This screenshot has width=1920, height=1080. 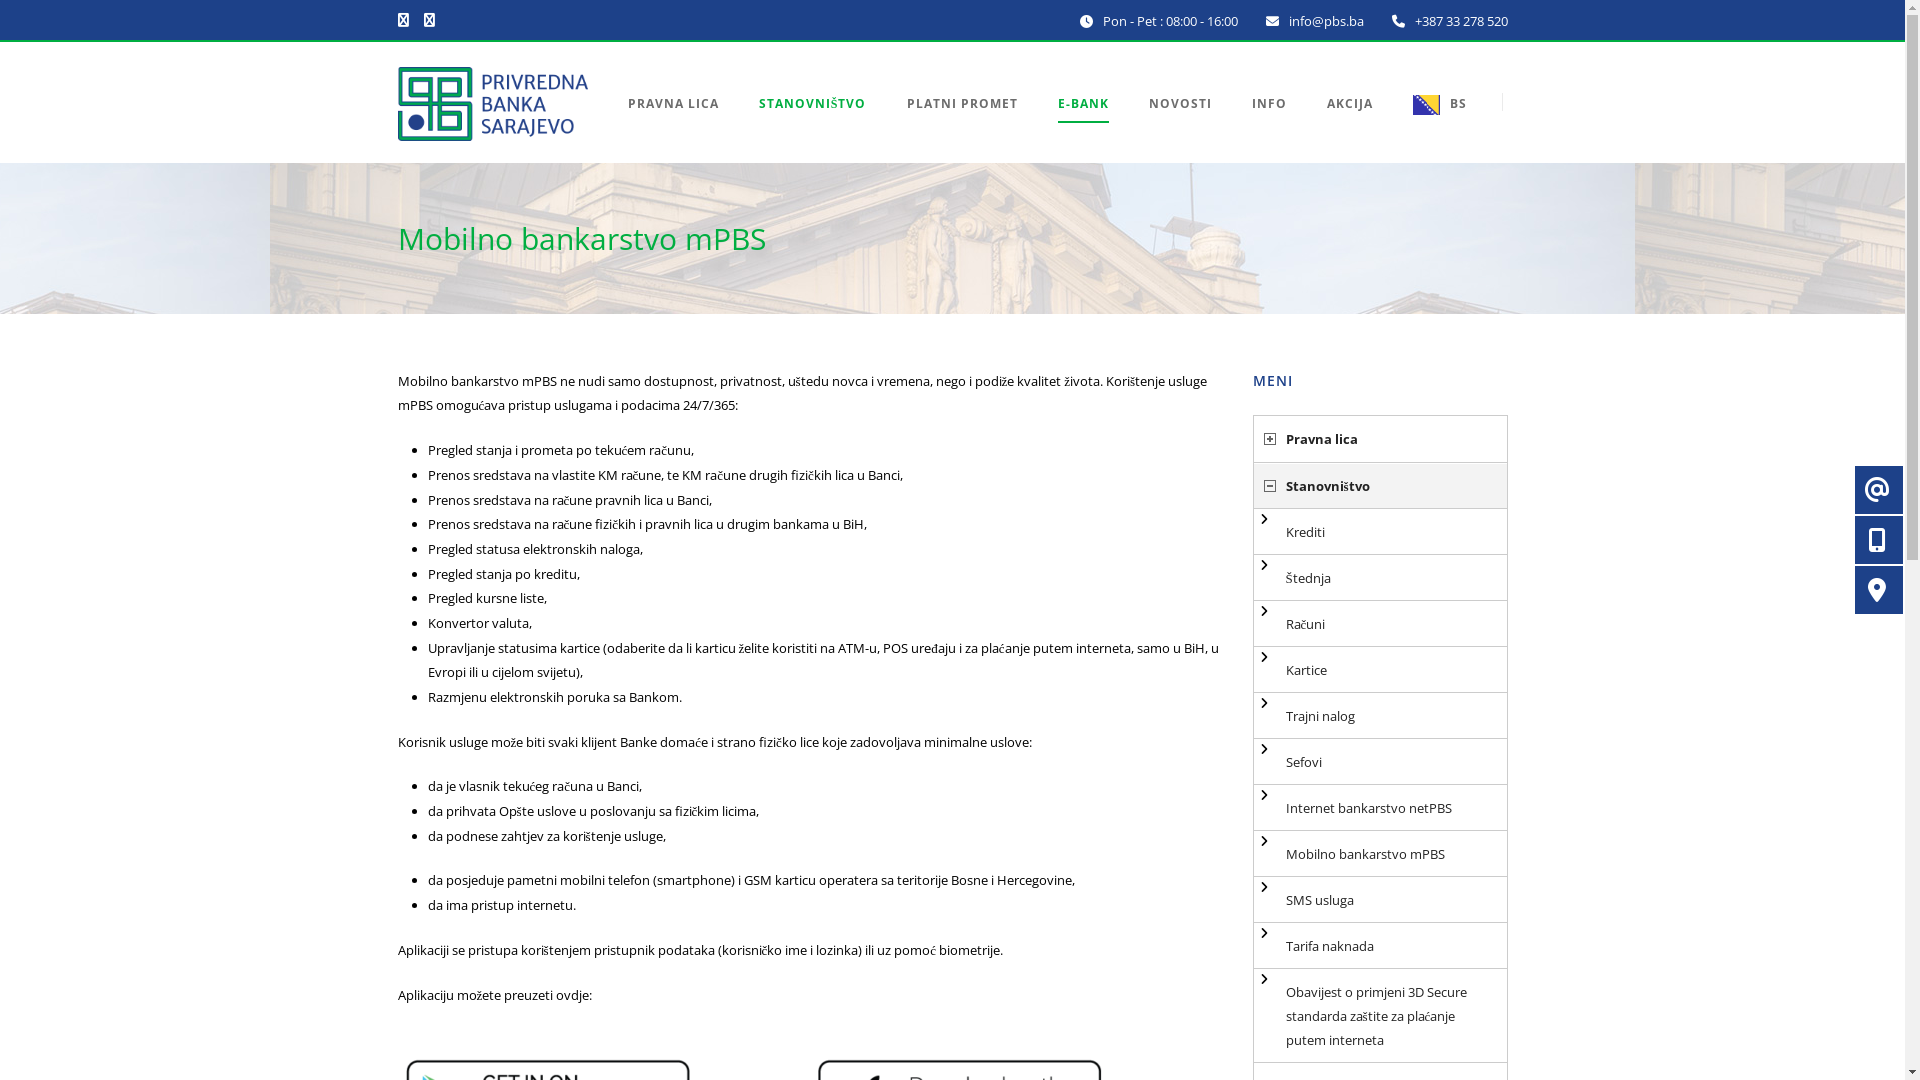 I want to click on 'INFO', so click(x=1268, y=127).